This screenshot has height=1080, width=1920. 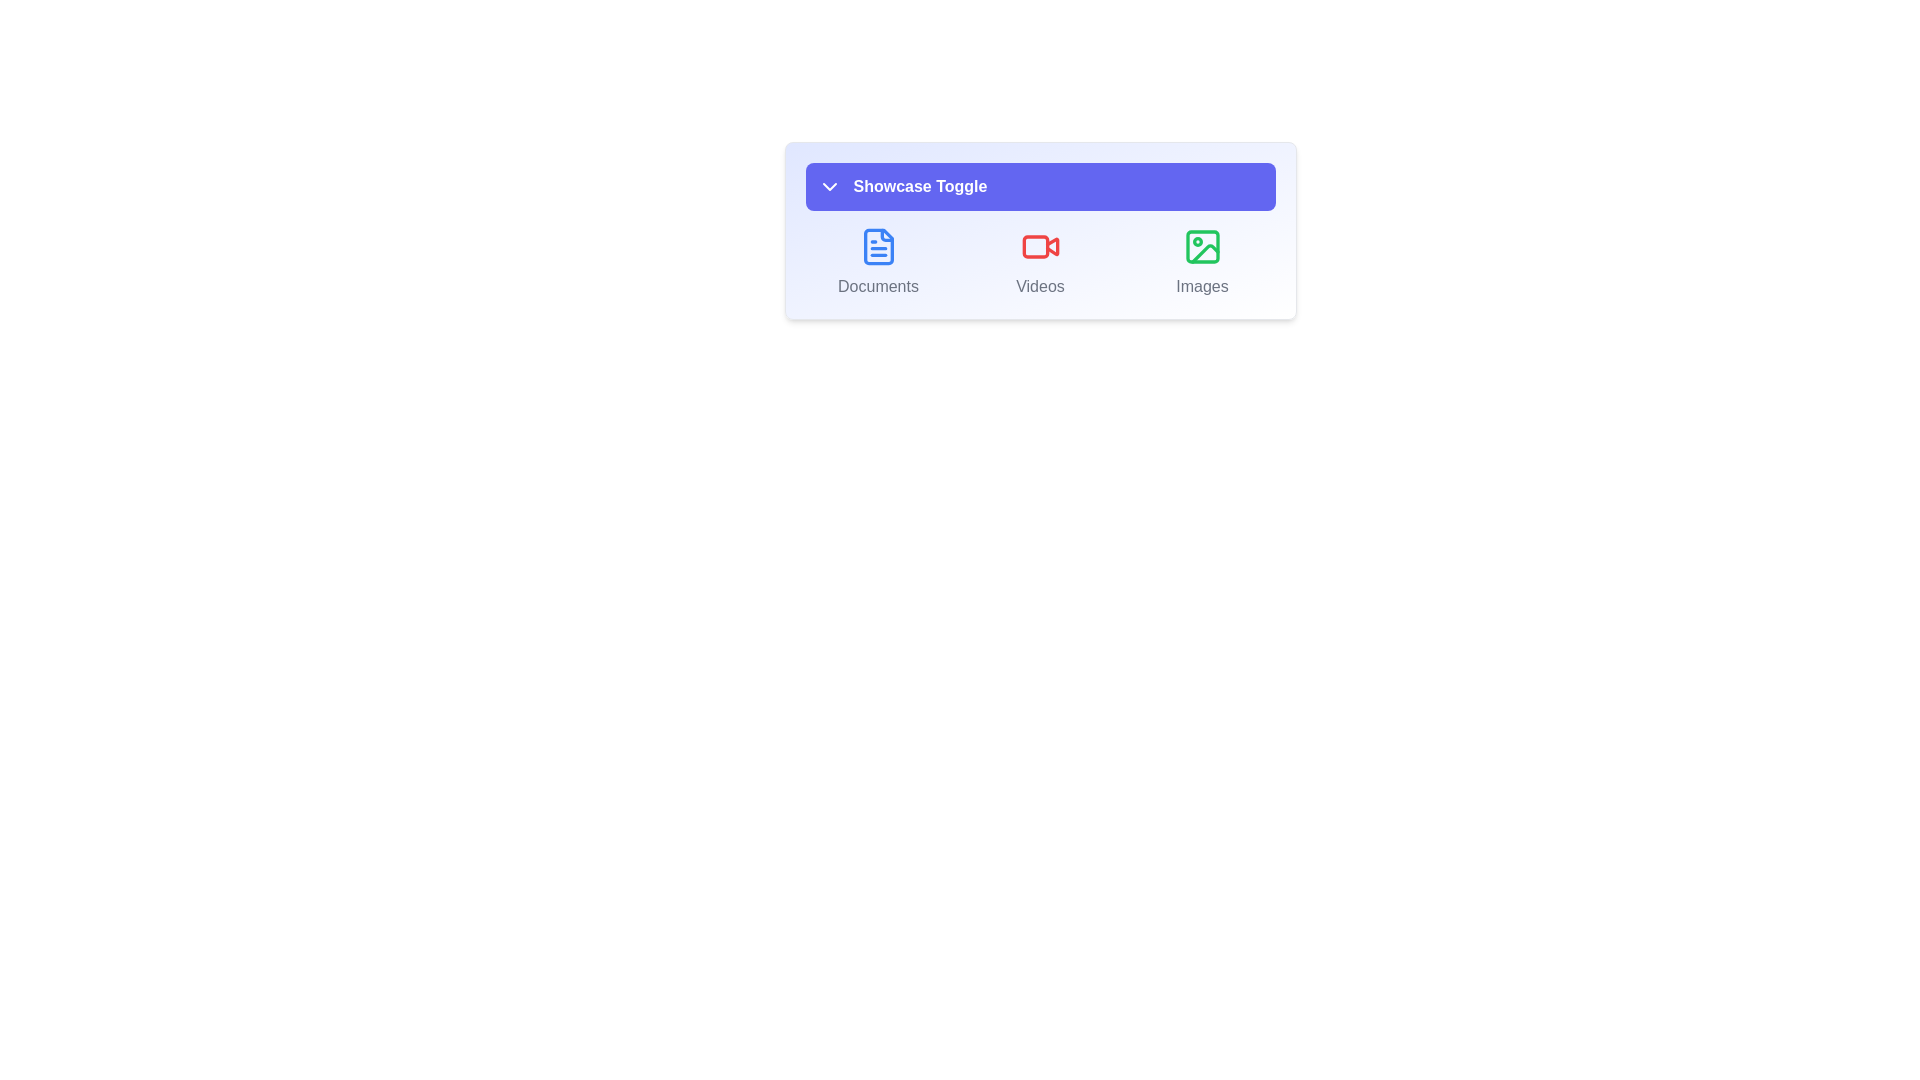 What do you see at coordinates (878, 286) in the screenshot?
I see `static text label that is located at the bottom-center of the group, immediately below the document icon` at bounding box center [878, 286].